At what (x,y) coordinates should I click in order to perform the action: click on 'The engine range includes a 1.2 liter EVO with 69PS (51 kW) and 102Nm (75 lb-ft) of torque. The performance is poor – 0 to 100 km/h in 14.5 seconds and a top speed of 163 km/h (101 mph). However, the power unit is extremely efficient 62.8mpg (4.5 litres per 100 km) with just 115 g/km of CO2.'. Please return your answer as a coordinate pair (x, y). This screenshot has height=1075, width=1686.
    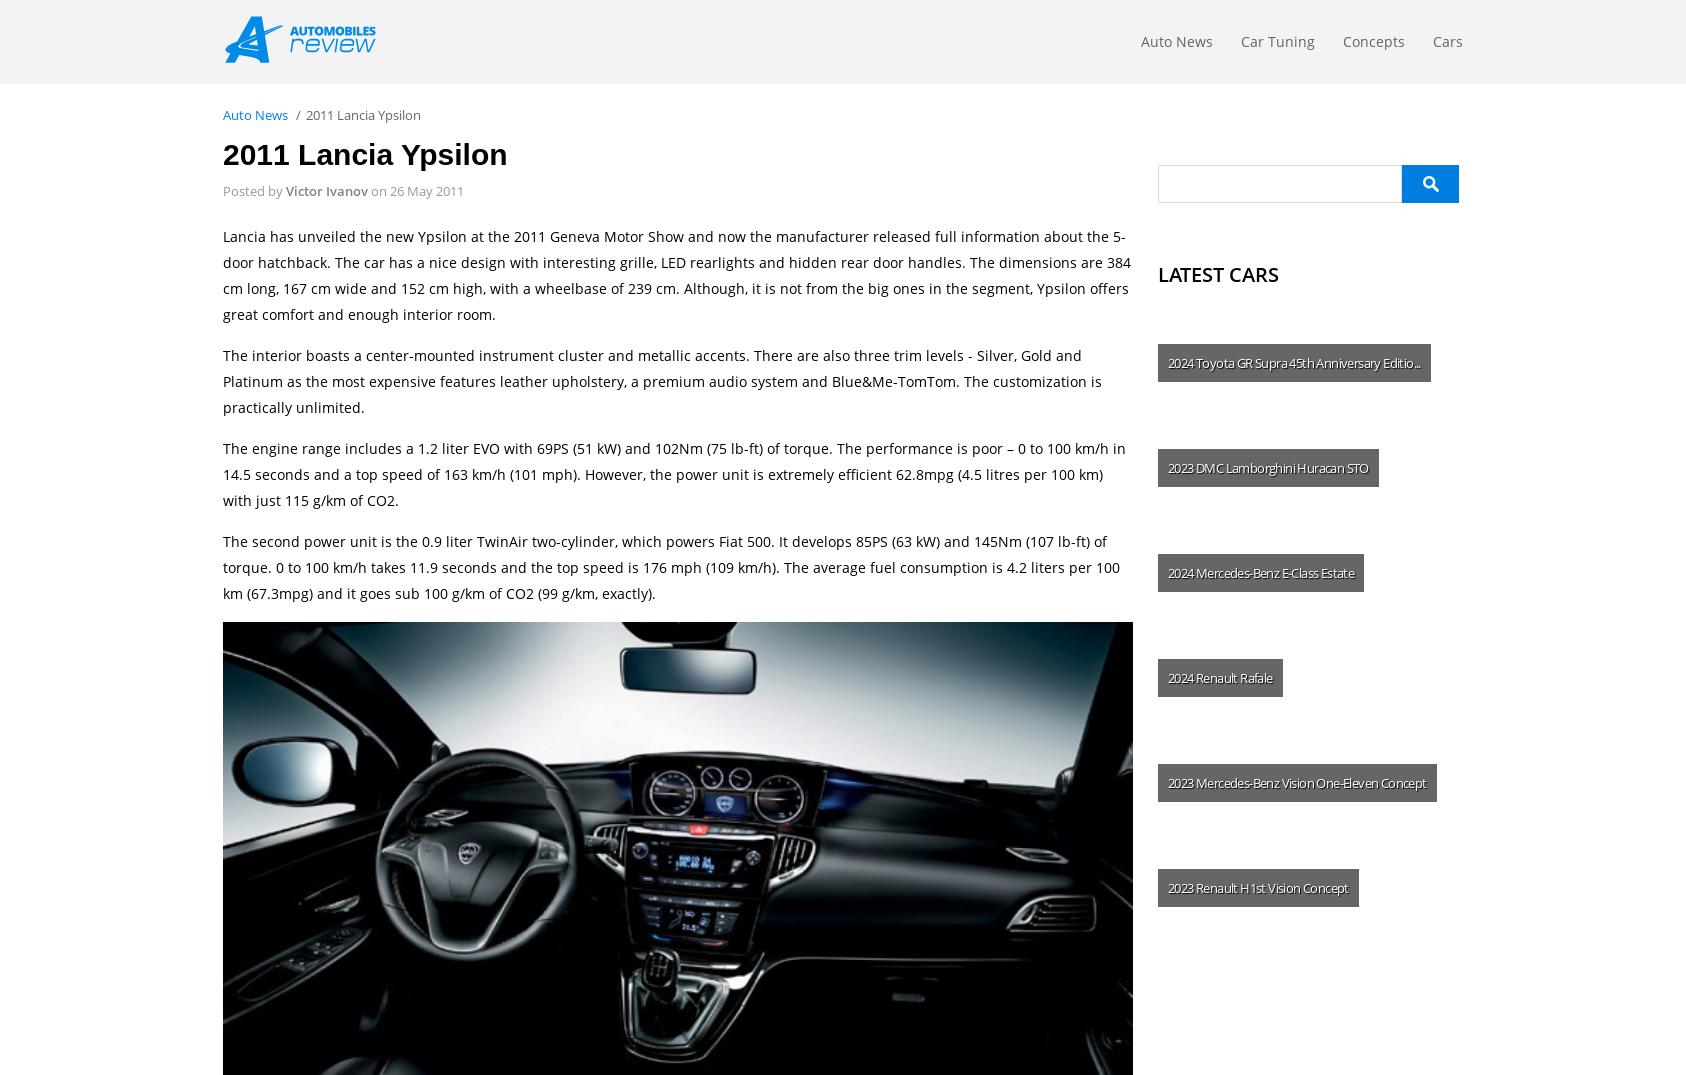
    Looking at the image, I should click on (223, 474).